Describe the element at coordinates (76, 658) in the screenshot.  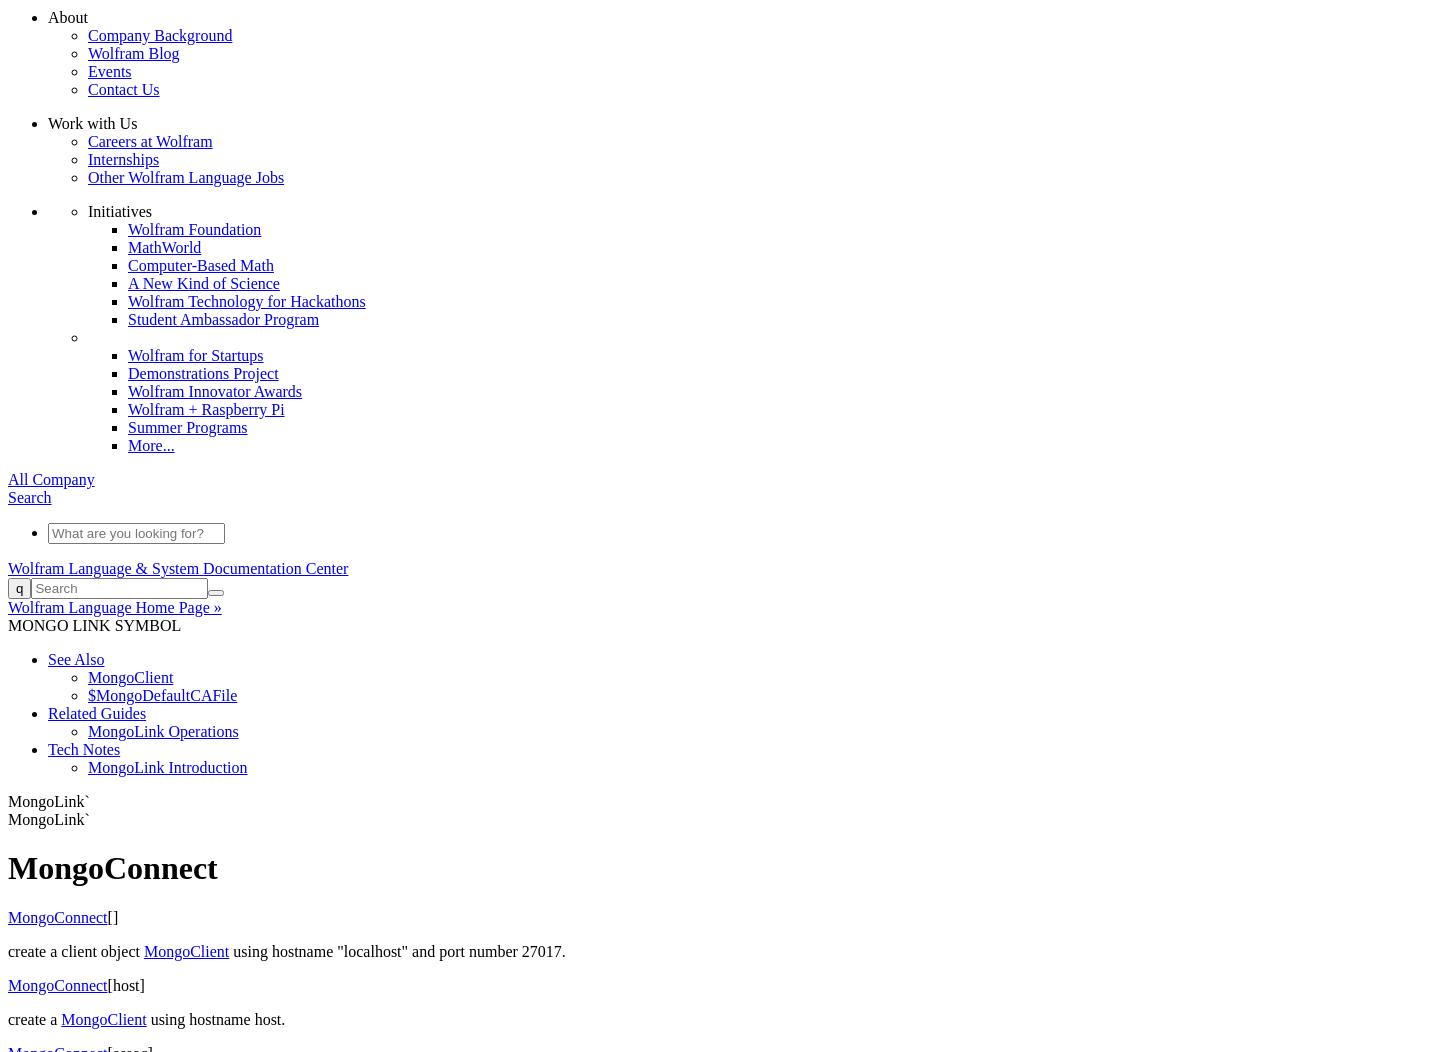
I see `'See Also'` at that location.